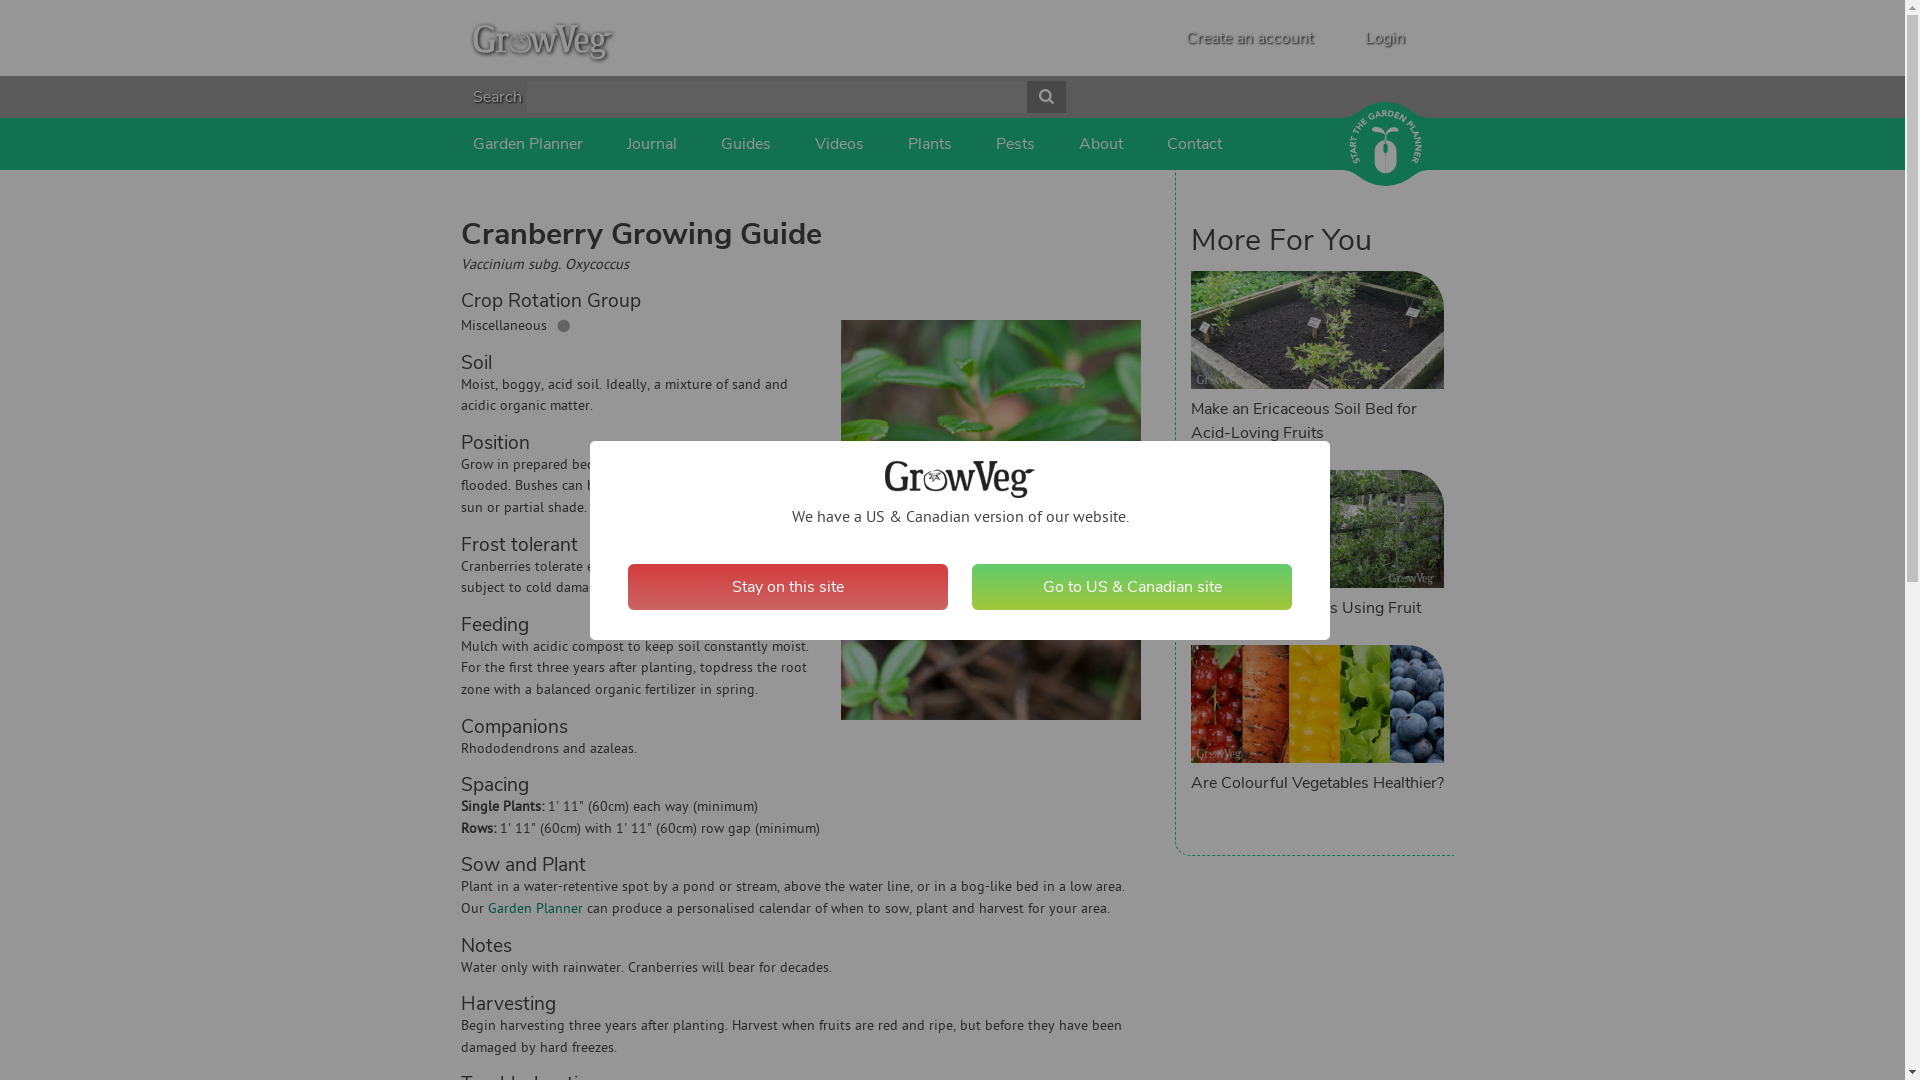 The image size is (1920, 1080). Describe the element at coordinates (786, 585) in the screenshot. I see `'Stay on this site'` at that location.